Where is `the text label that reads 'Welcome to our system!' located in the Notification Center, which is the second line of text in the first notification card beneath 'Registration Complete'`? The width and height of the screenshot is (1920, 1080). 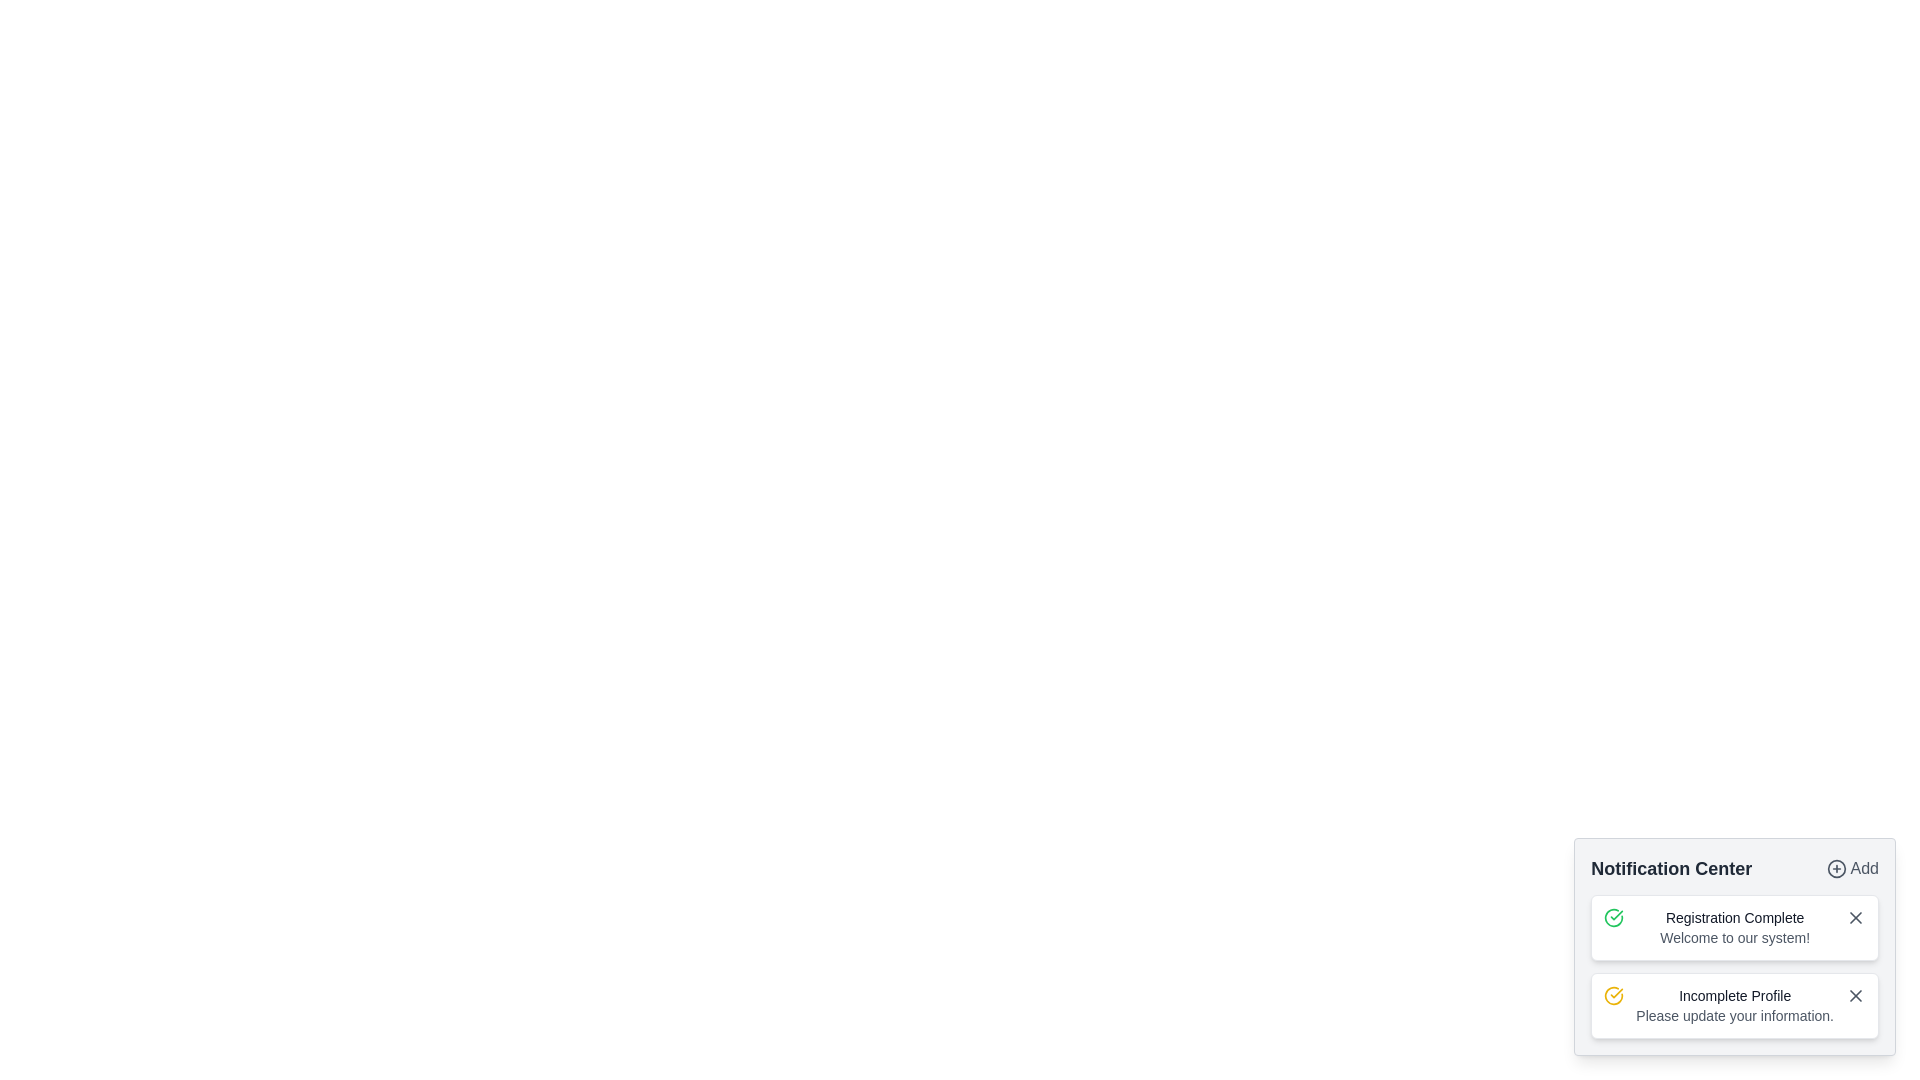 the text label that reads 'Welcome to our system!' located in the Notification Center, which is the second line of text in the first notification card beneath 'Registration Complete' is located at coordinates (1734, 937).